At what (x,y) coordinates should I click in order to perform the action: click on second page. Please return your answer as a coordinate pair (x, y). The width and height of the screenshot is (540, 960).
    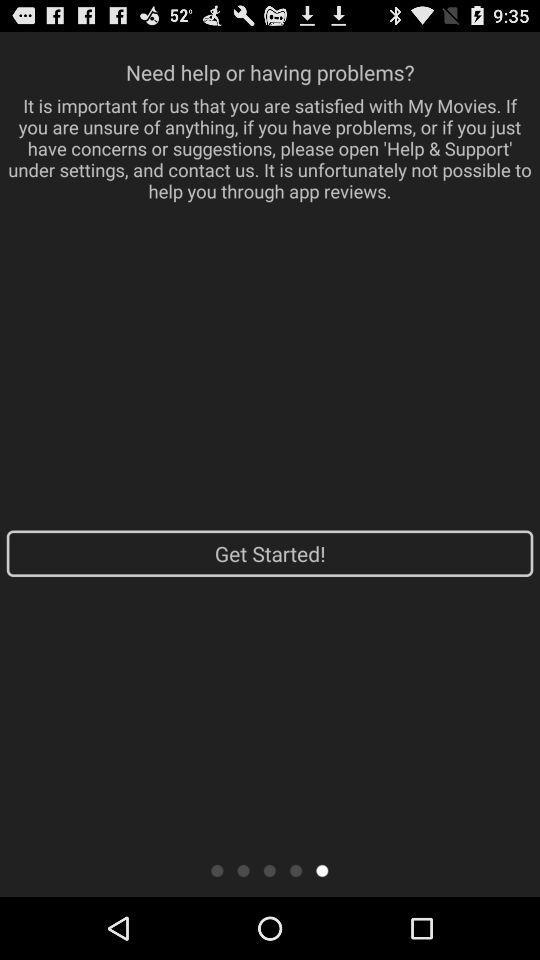
    Looking at the image, I should click on (243, 869).